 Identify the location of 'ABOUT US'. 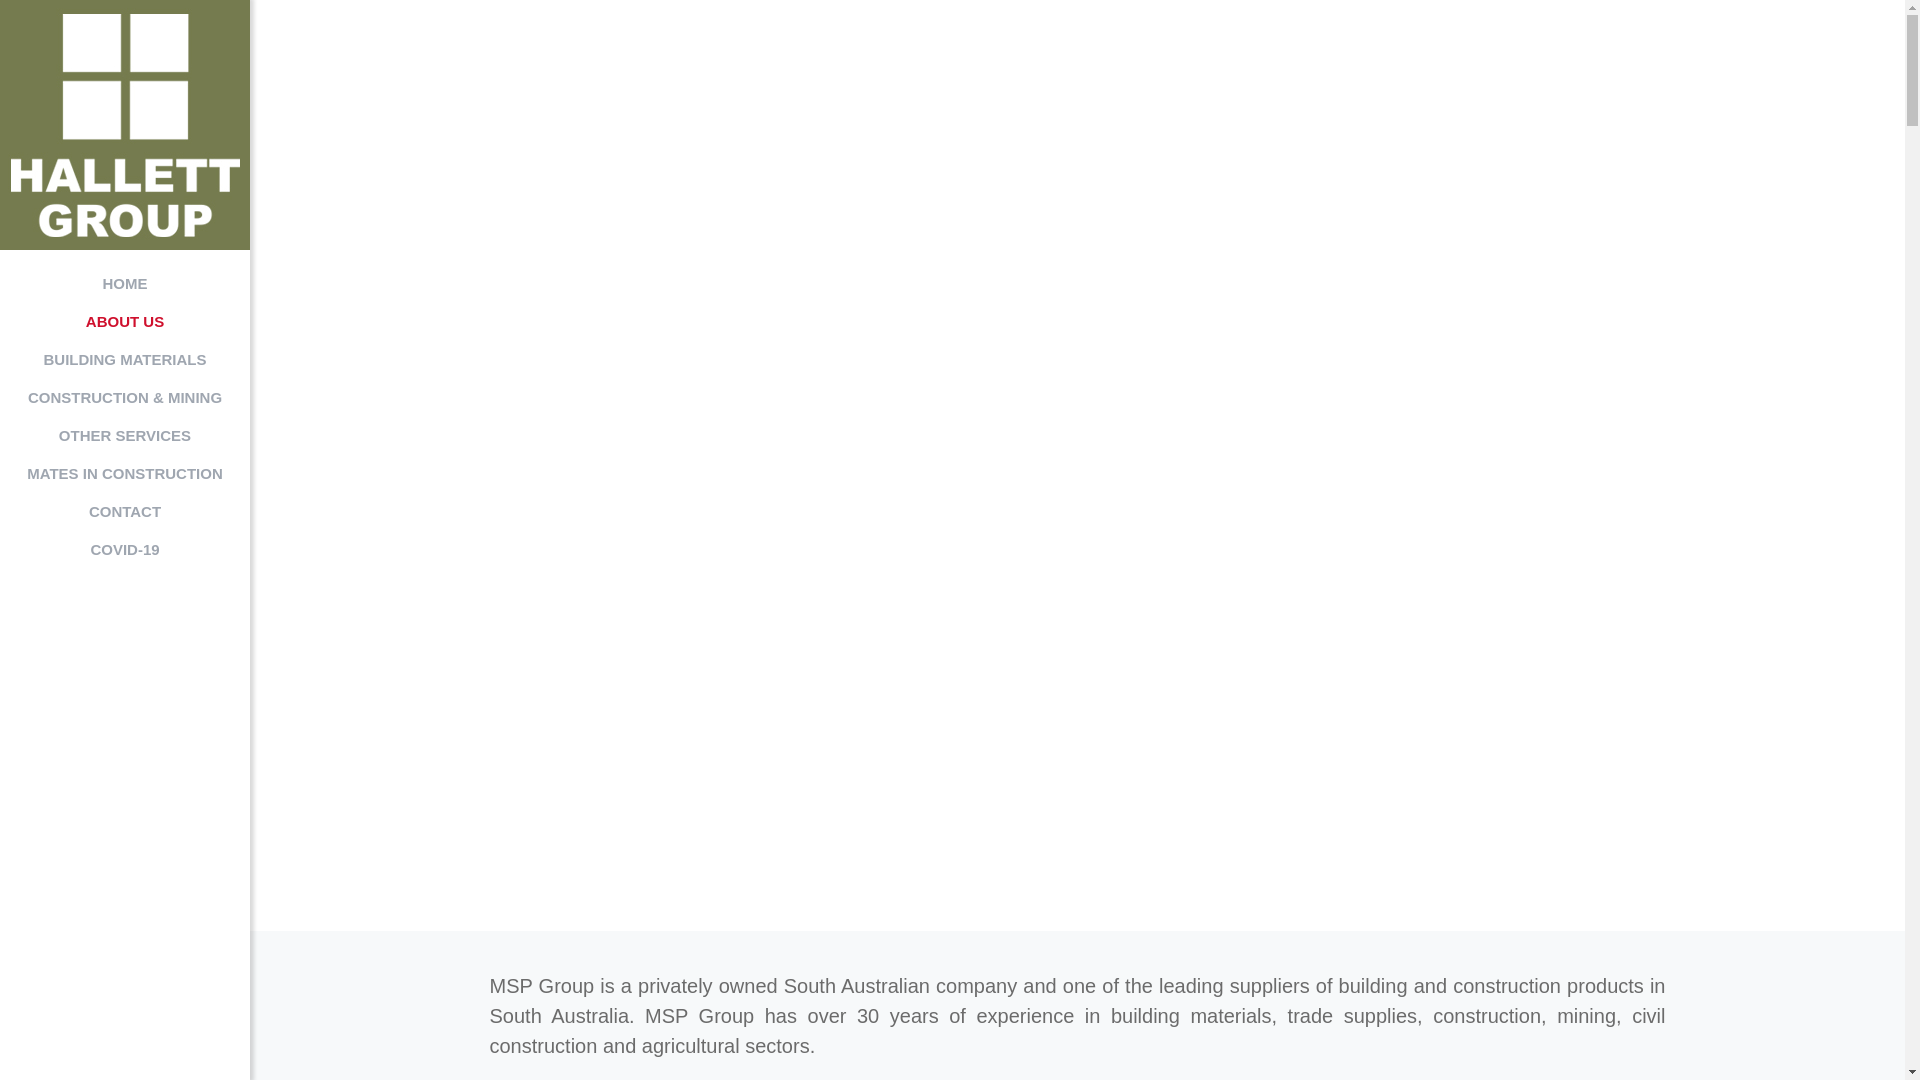
(123, 320).